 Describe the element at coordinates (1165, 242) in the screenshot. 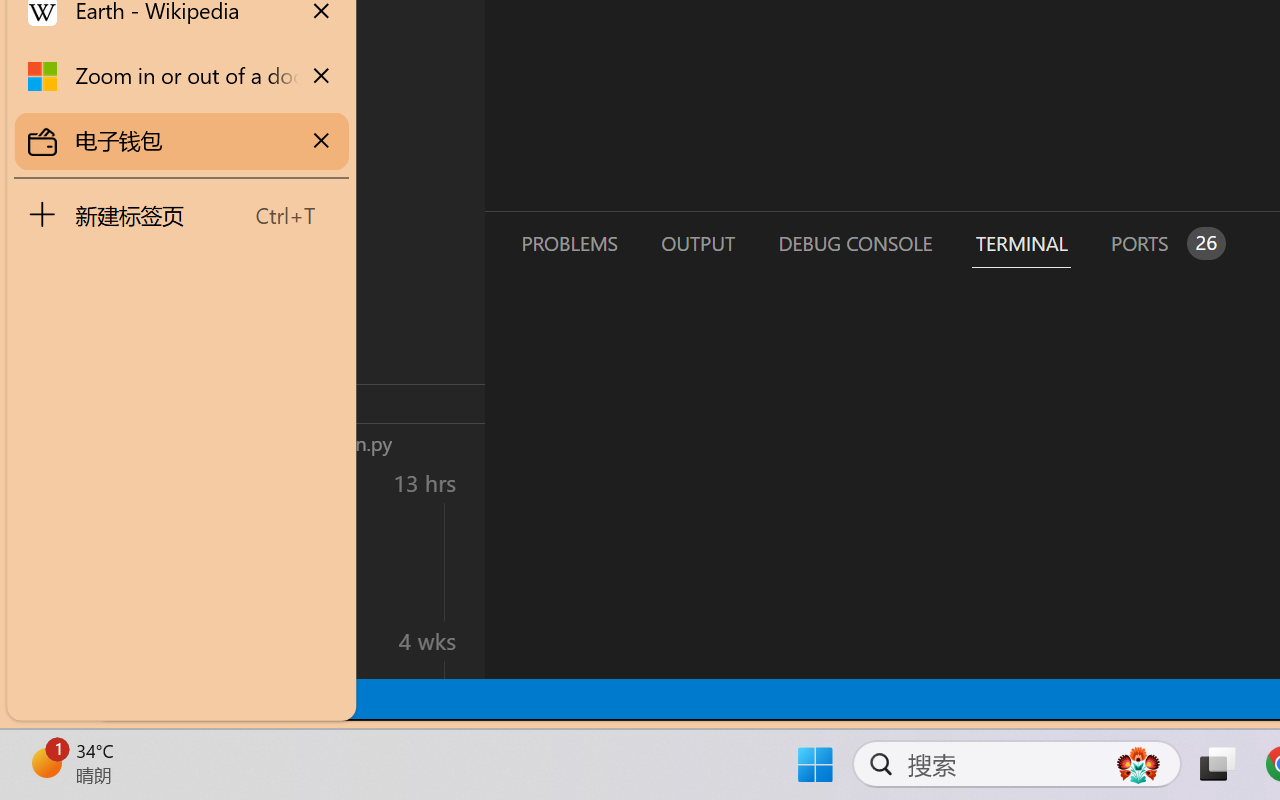

I see `'Ports - 26 forwarded ports'` at that location.